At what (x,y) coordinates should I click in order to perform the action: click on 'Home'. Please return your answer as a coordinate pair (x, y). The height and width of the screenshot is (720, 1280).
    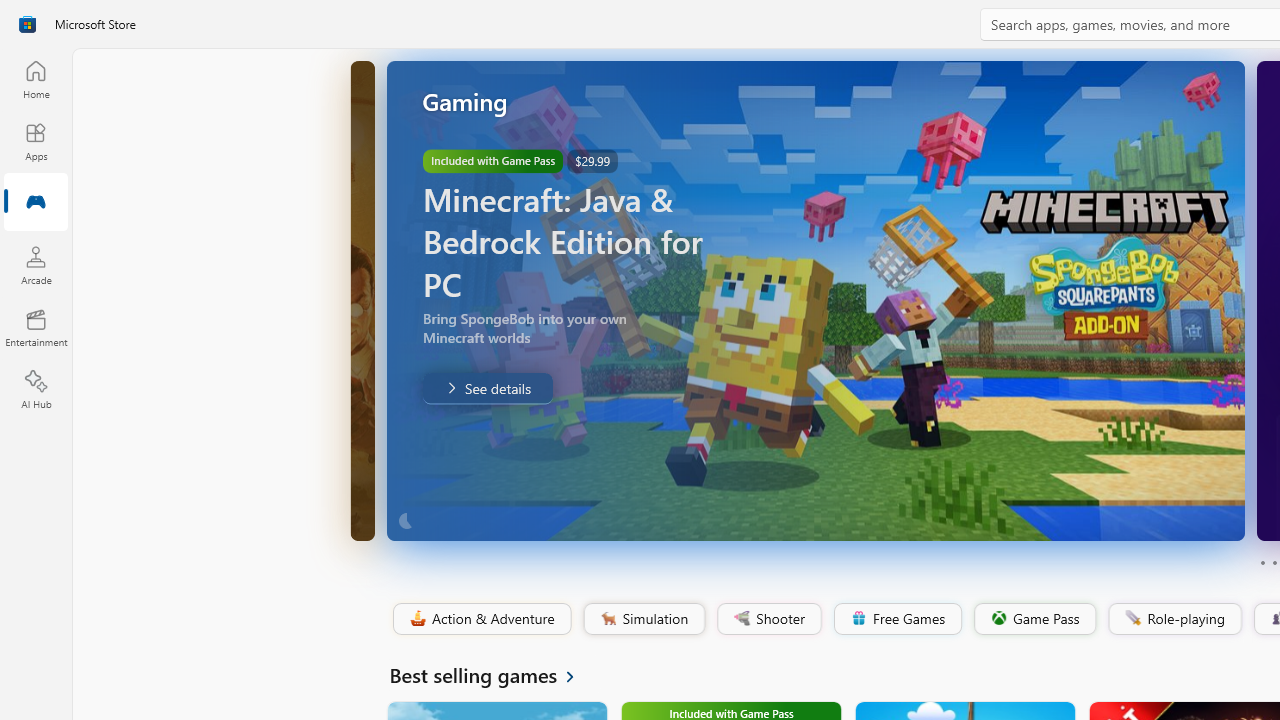
    Looking at the image, I should click on (35, 78).